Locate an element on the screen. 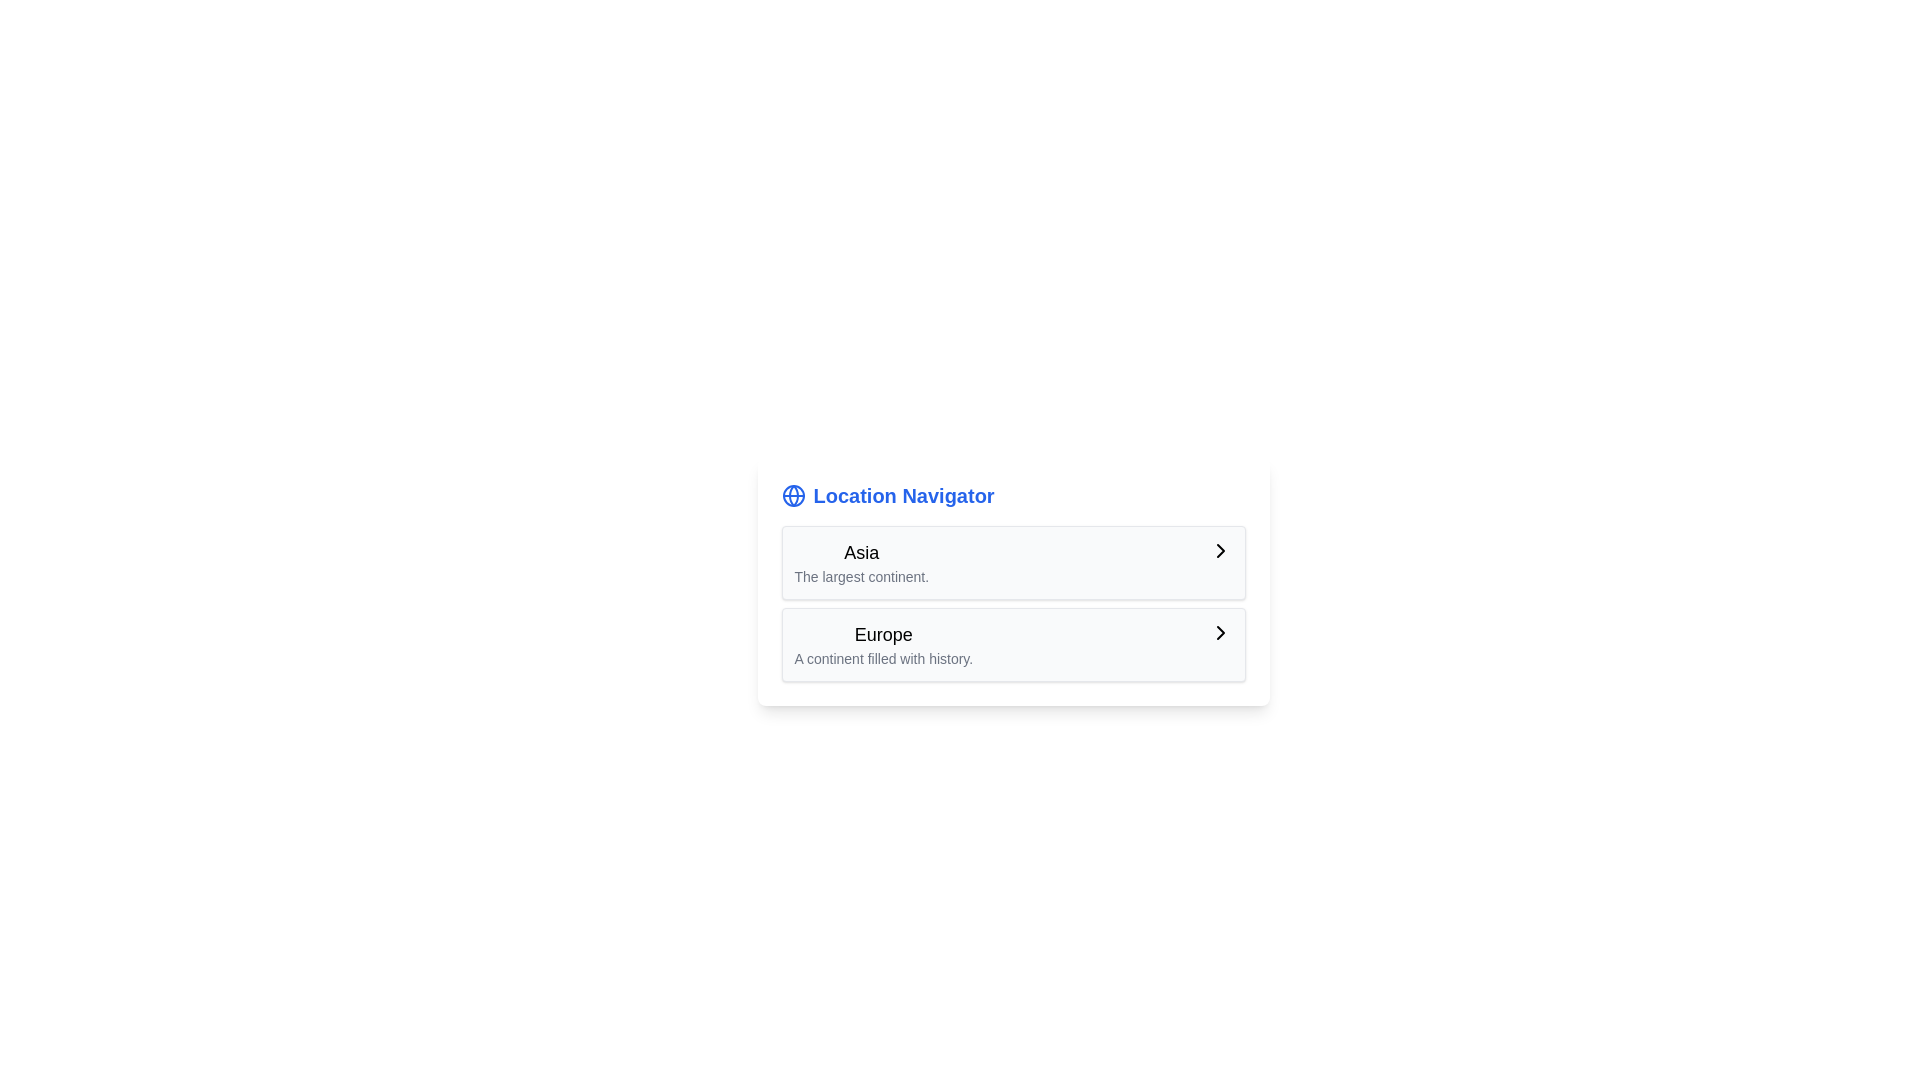 The image size is (1920, 1080). the navigational indicator icon next to the 'Europe' text in the 'Location Navigator' panel is located at coordinates (1219, 632).